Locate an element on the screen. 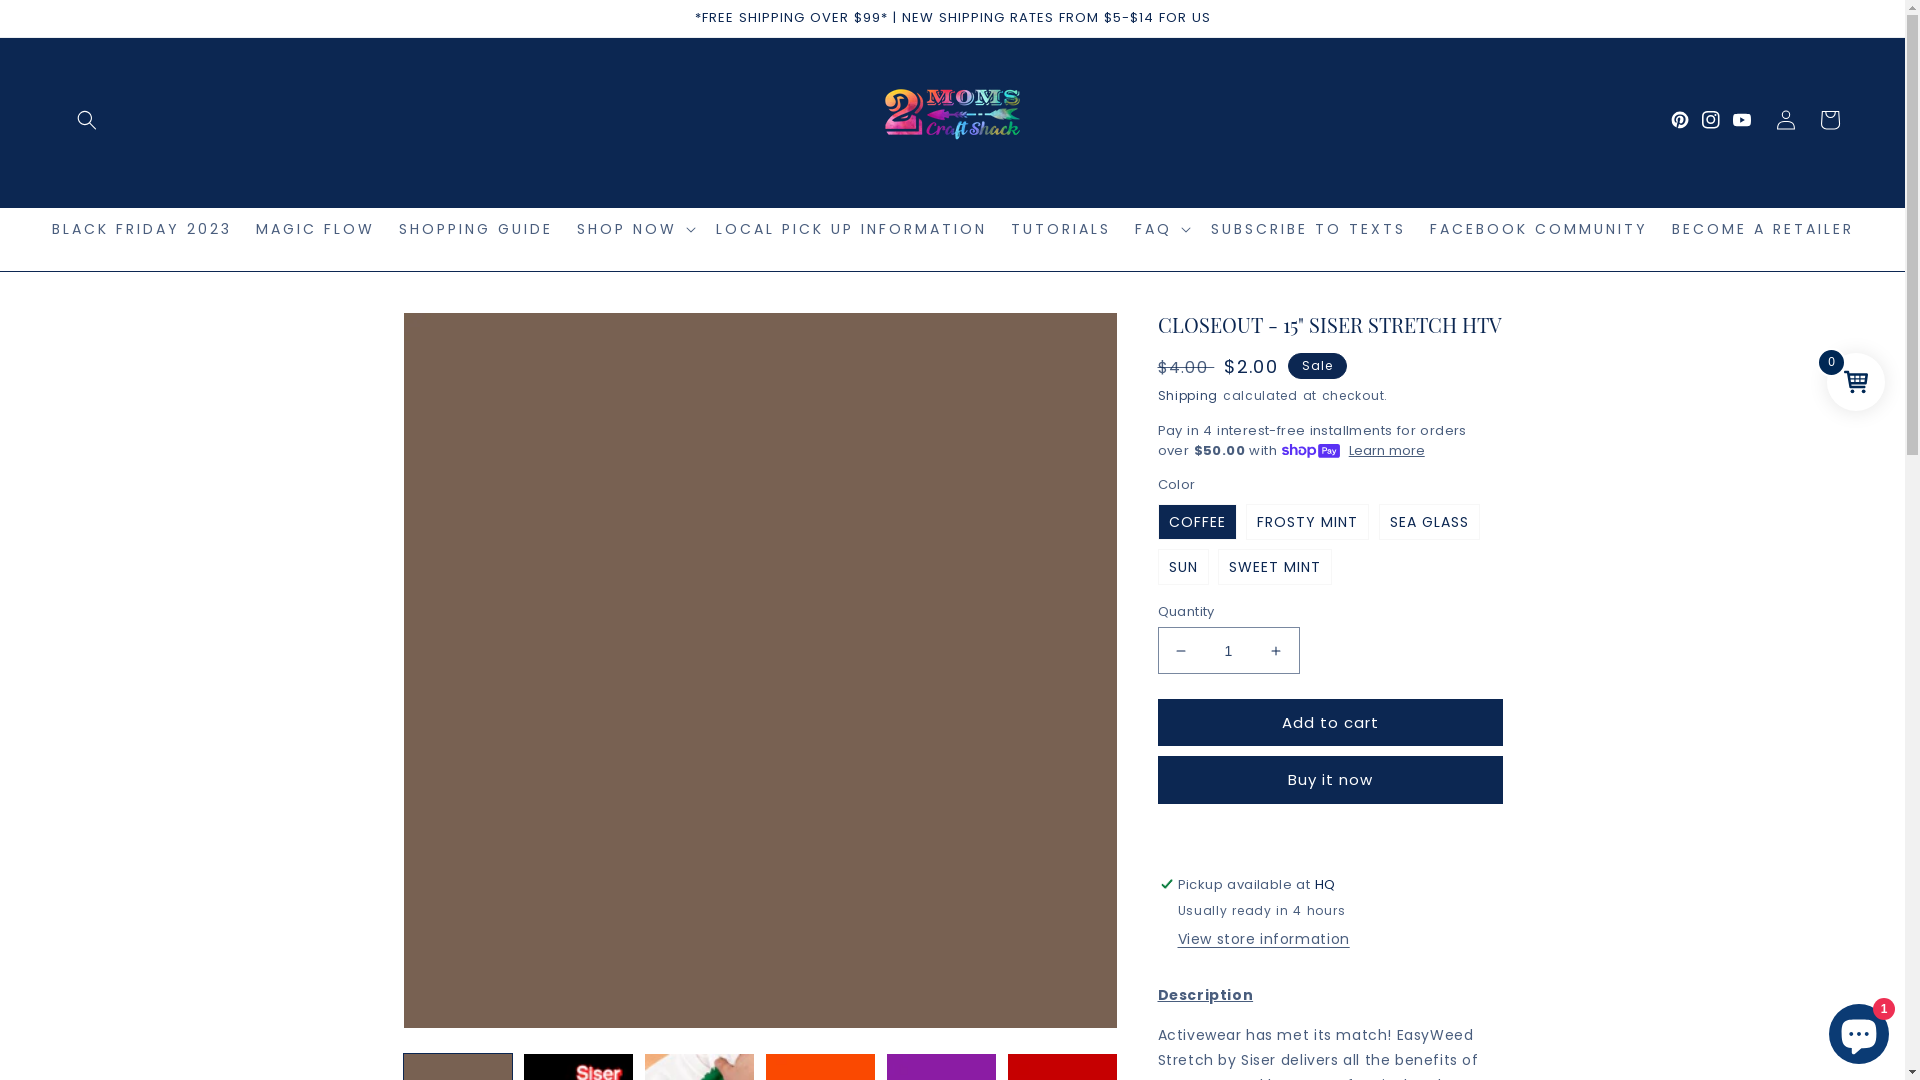 This screenshot has width=1920, height=1080. 'TUTORIALS' is located at coordinates (1059, 227).